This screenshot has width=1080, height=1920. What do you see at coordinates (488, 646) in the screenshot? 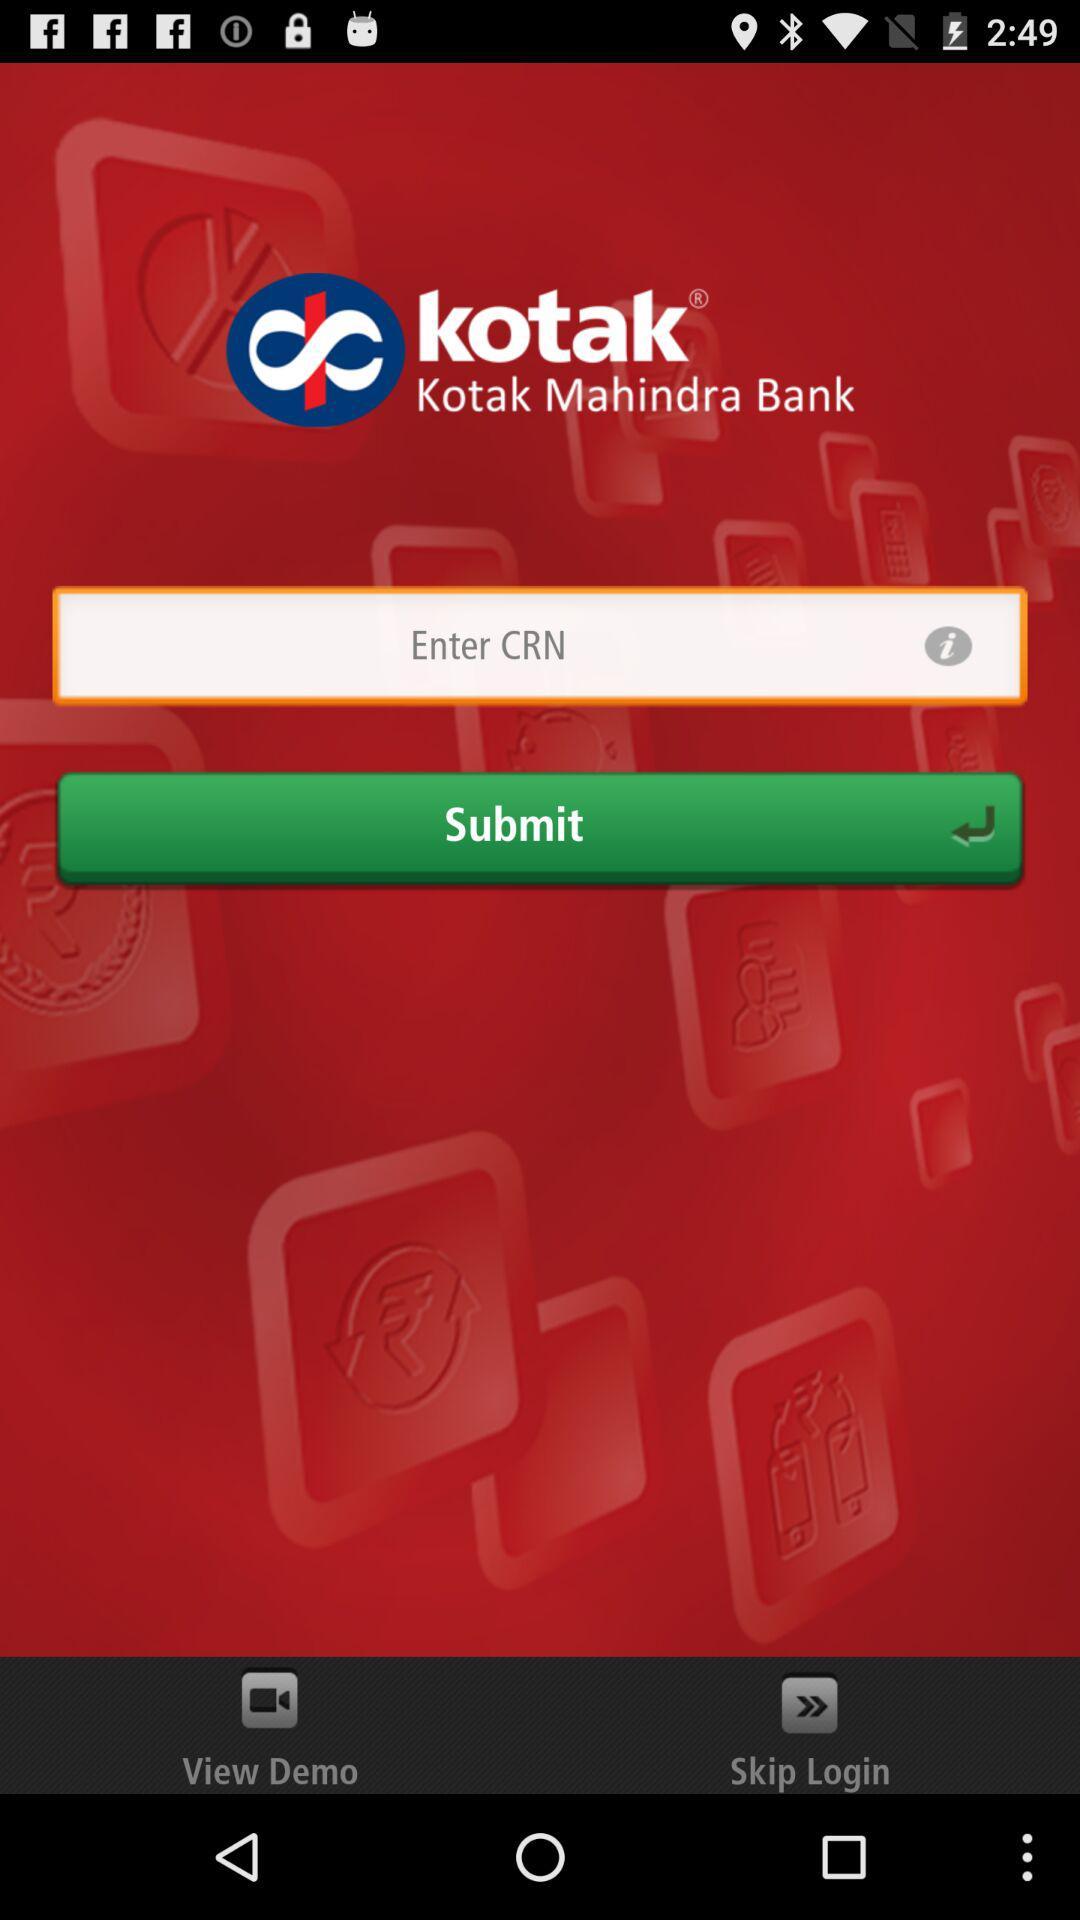
I see `country` at bounding box center [488, 646].